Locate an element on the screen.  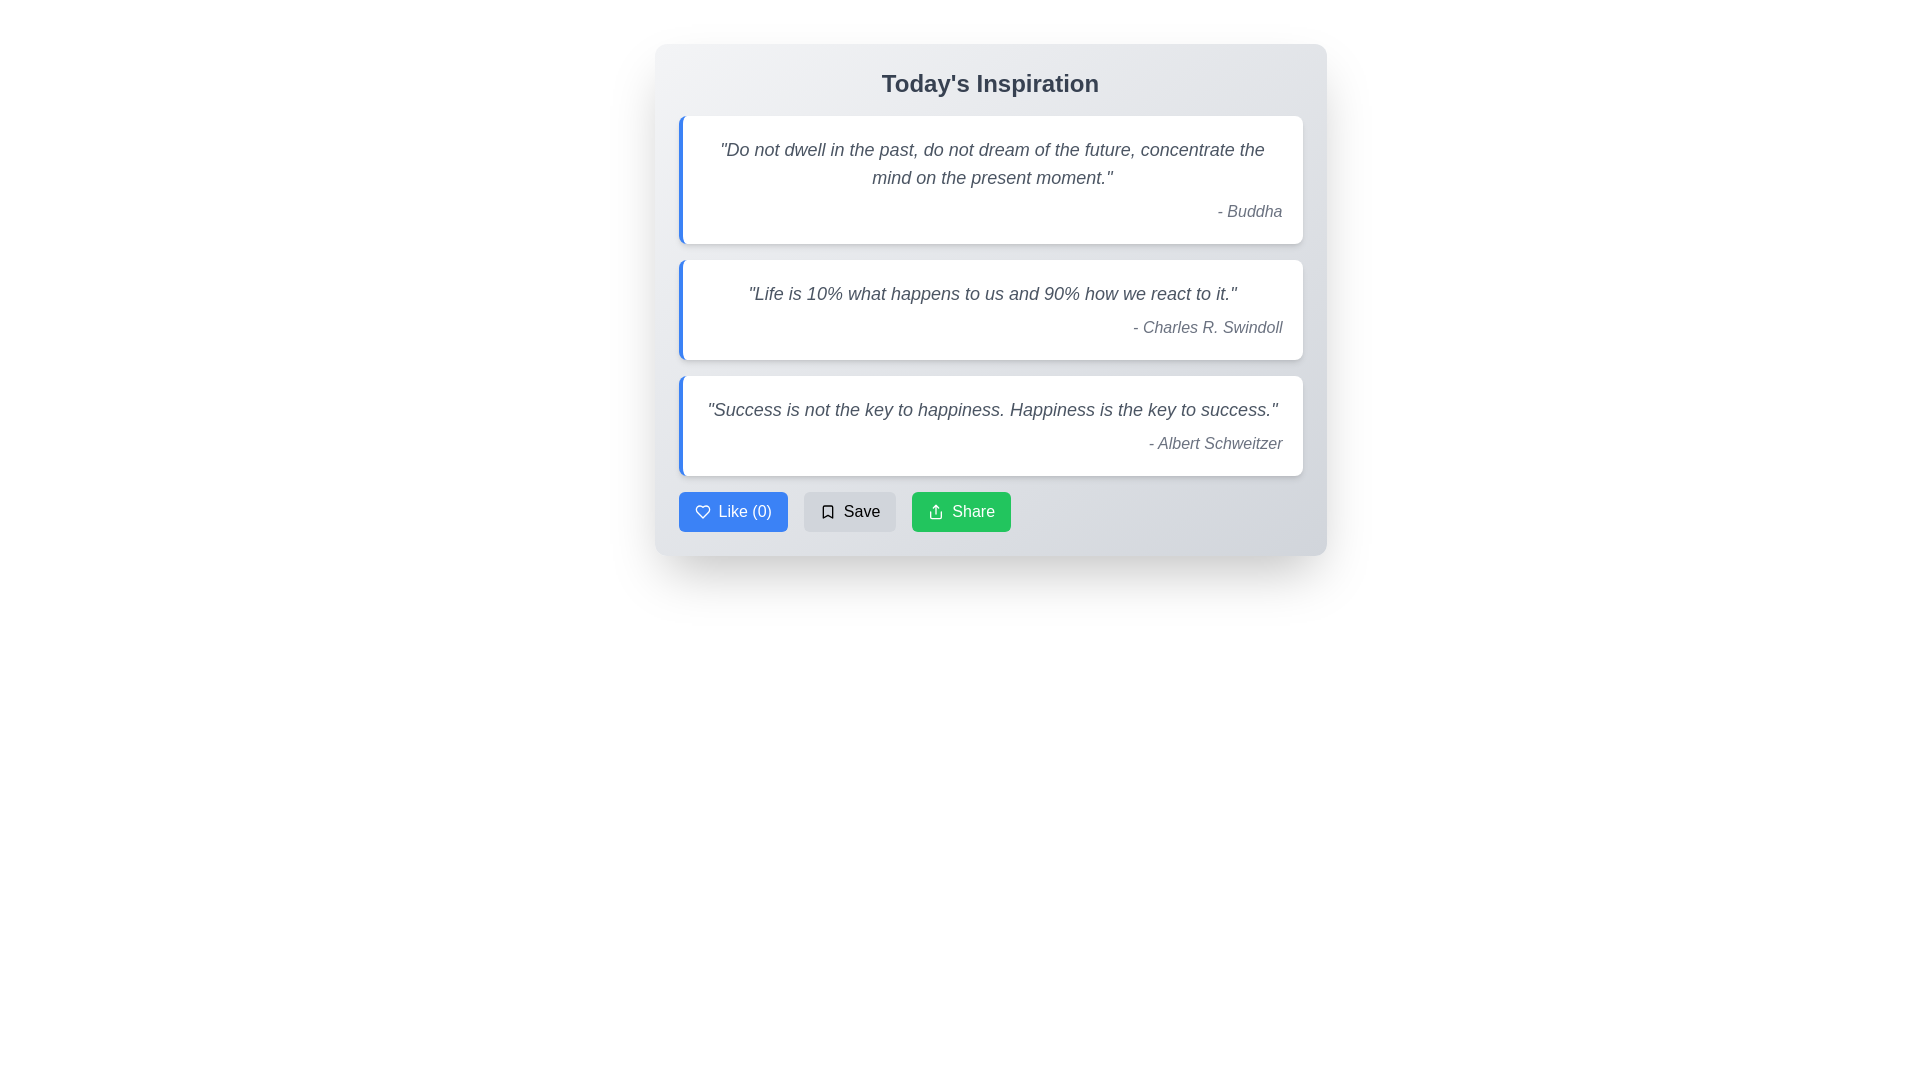
the heart SVG icon located at the bottom-left corner of the interface is located at coordinates (702, 511).